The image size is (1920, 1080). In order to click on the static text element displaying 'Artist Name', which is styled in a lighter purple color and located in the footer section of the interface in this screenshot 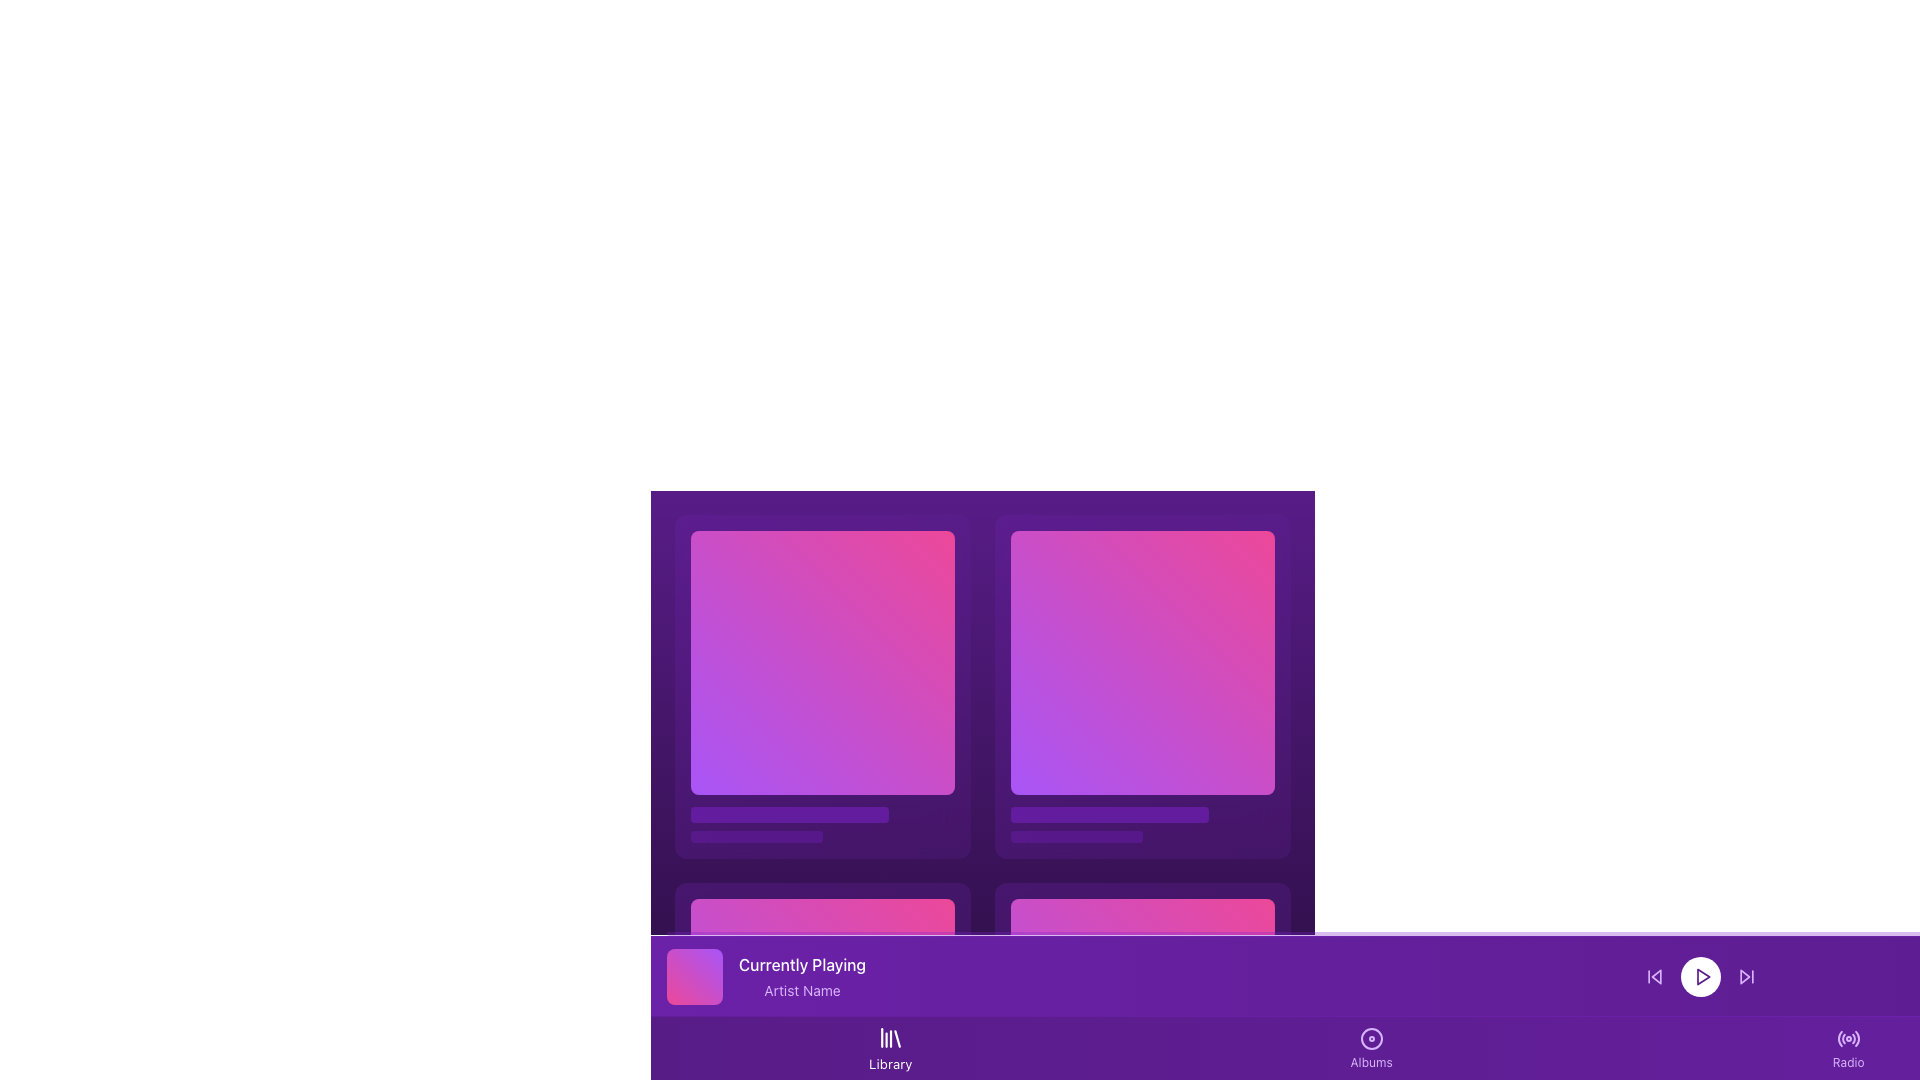, I will do `click(802, 990)`.